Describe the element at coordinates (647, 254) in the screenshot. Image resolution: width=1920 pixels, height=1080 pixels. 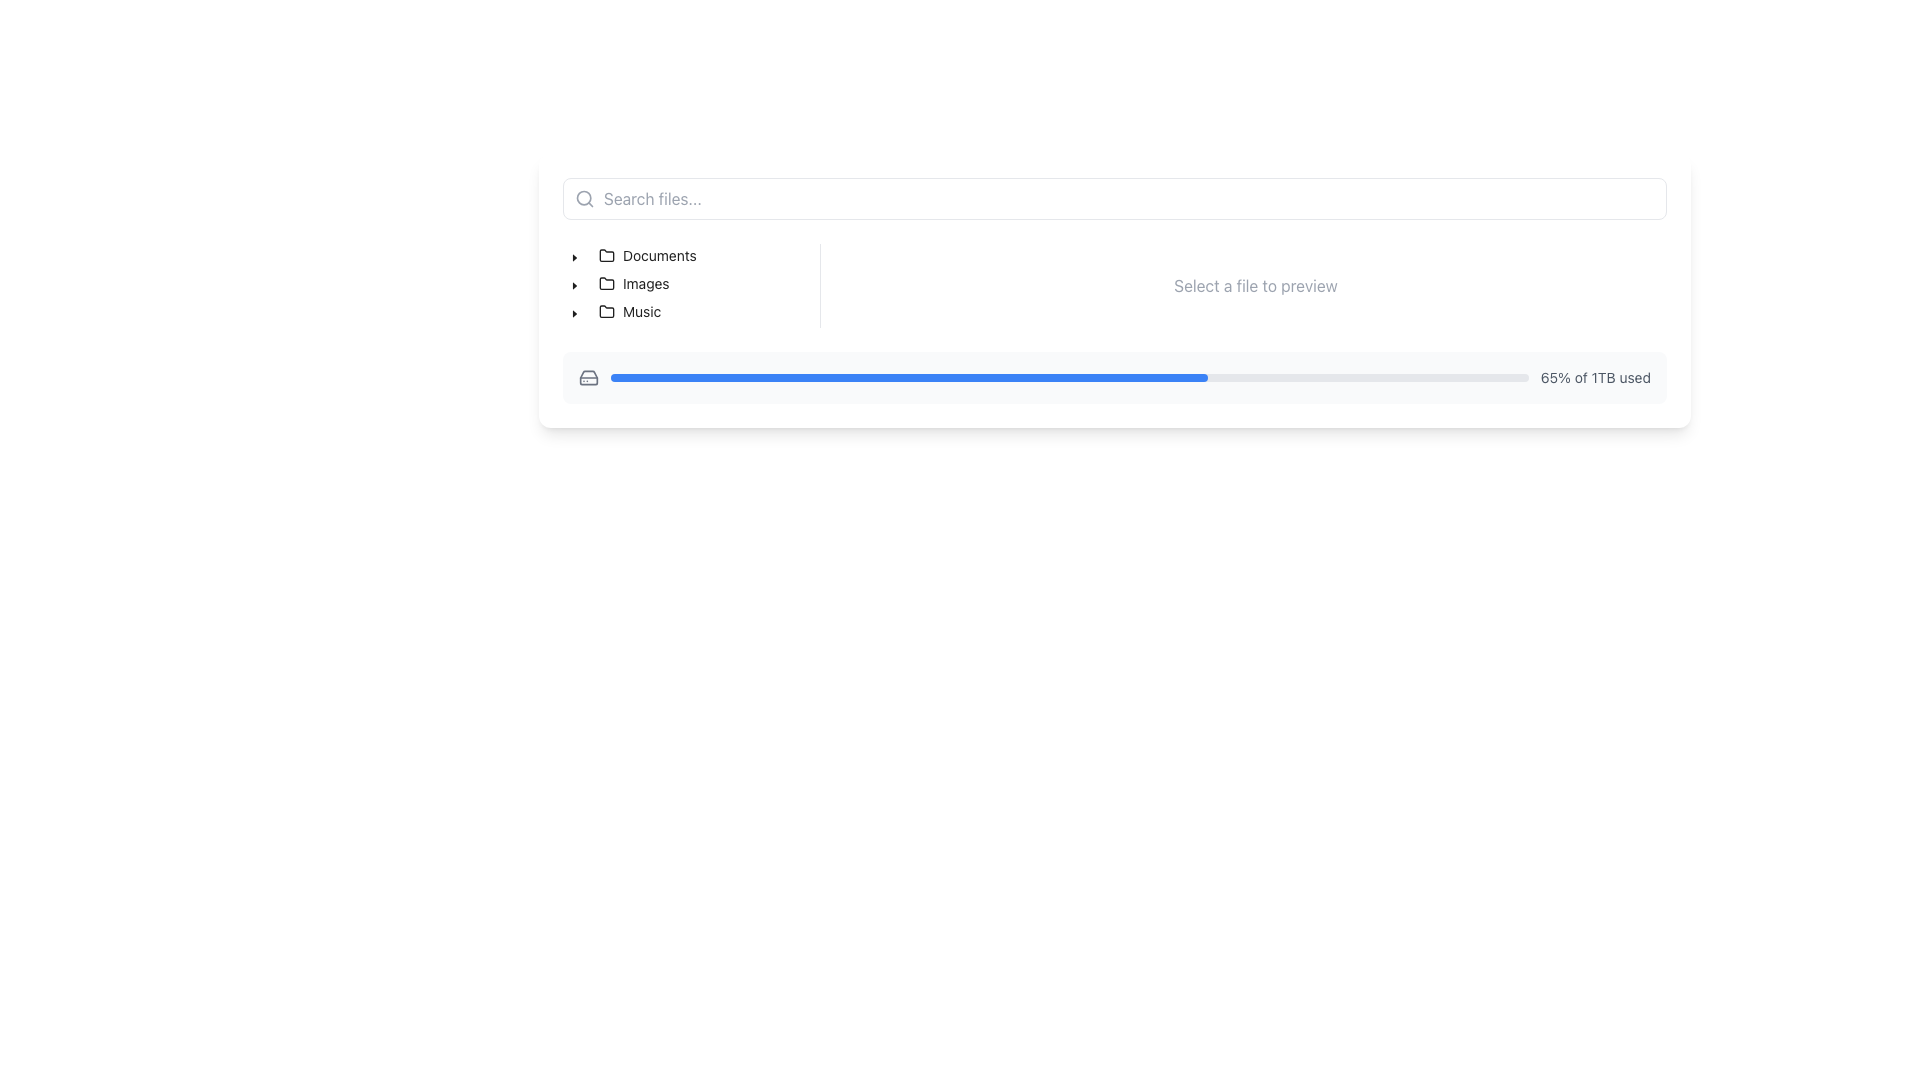
I see `the first folder entry in the file explorer that triggers navigation to the 'Documents' folder` at that location.